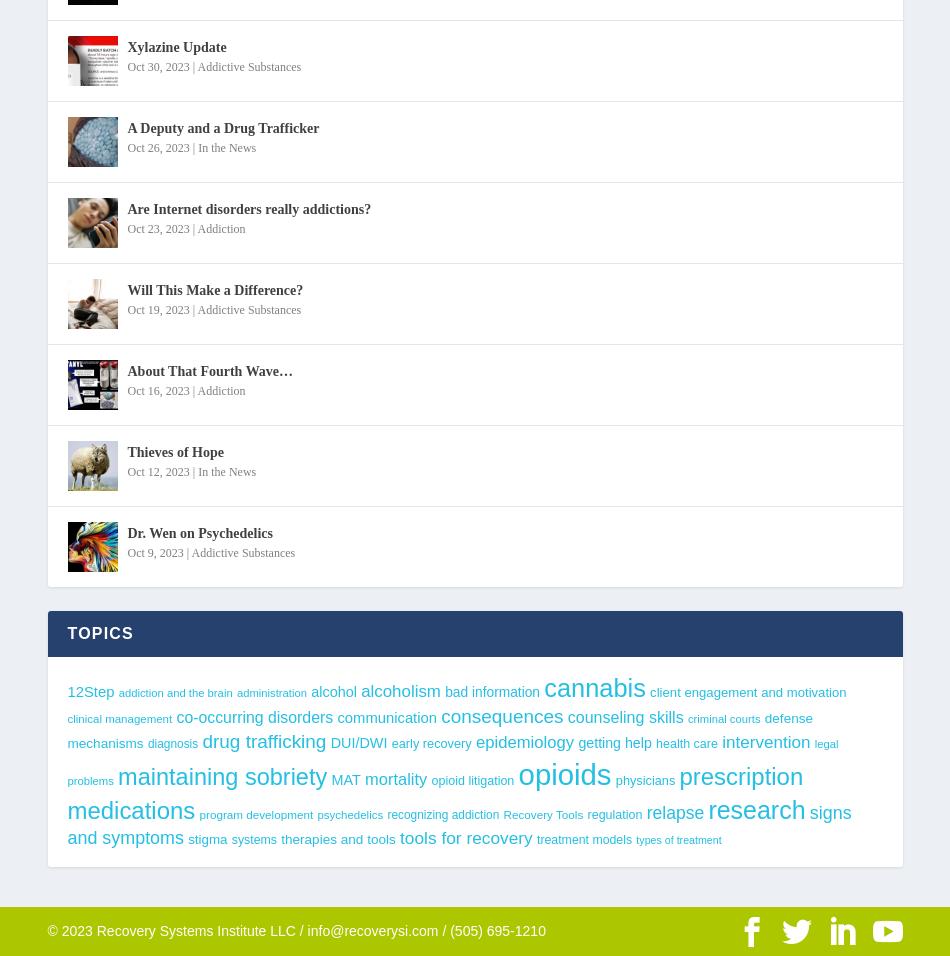 The height and width of the screenshot is (956, 950). I want to click on 'relapse', so click(674, 811).